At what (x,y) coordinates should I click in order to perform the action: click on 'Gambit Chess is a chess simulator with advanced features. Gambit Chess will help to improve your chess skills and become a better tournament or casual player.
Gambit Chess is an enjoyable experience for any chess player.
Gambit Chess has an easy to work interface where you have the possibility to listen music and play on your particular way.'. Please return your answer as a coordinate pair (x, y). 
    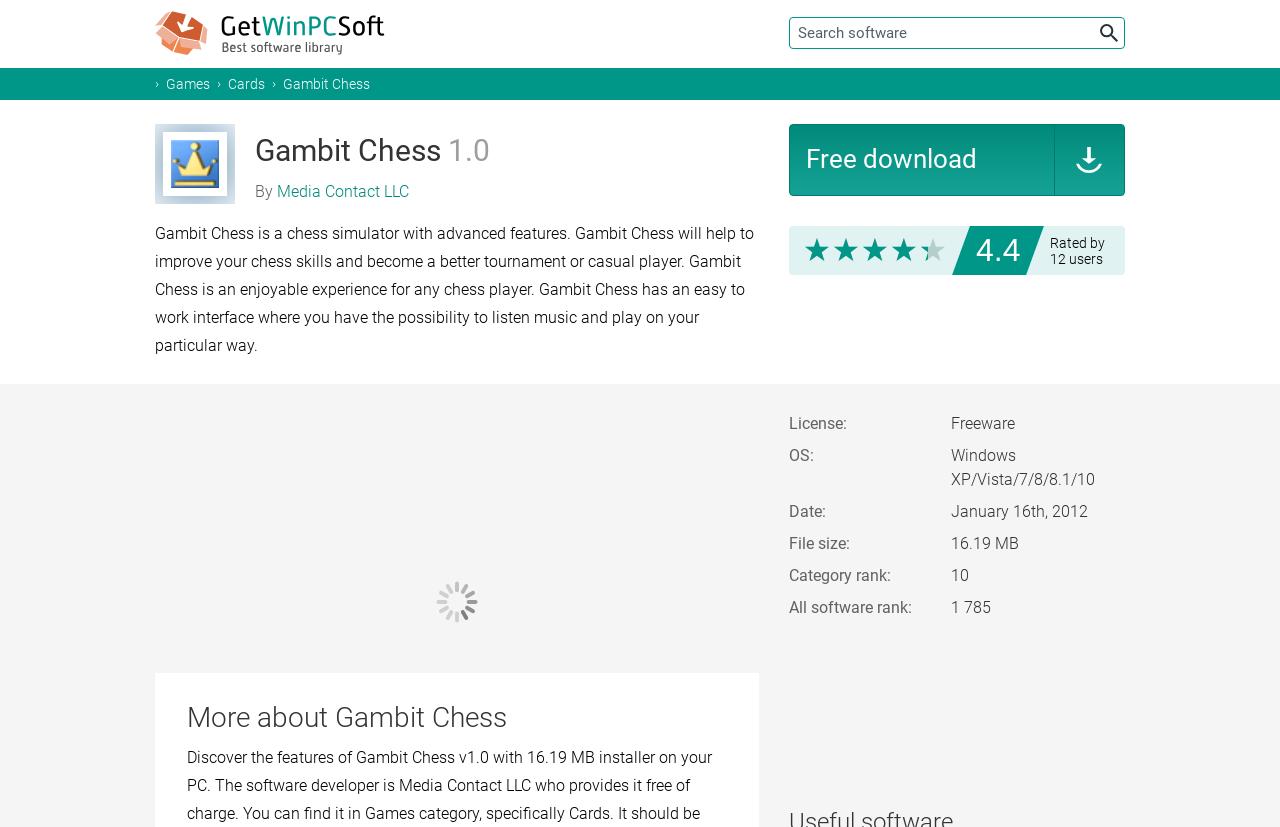
    Looking at the image, I should click on (453, 288).